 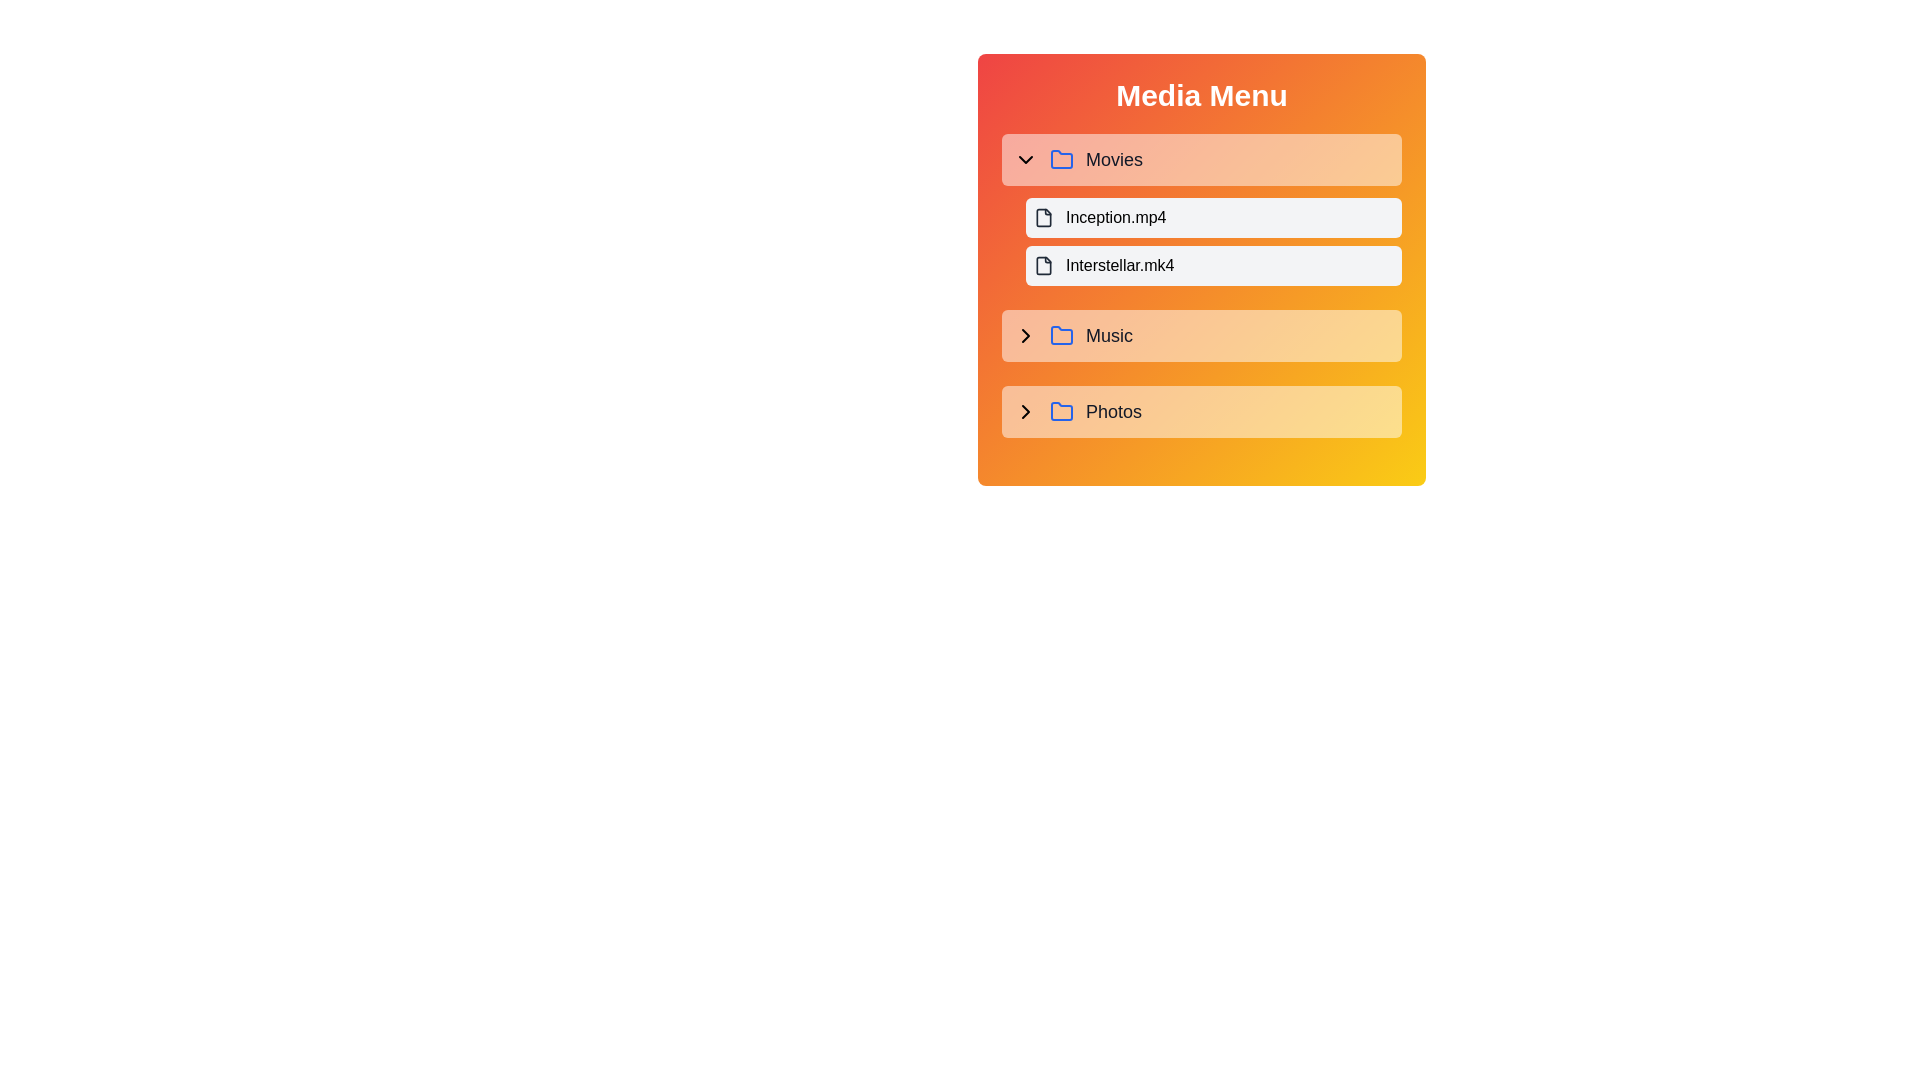 I want to click on the text label 'Interstellar.mk4' located, so click(x=1120, y=265).